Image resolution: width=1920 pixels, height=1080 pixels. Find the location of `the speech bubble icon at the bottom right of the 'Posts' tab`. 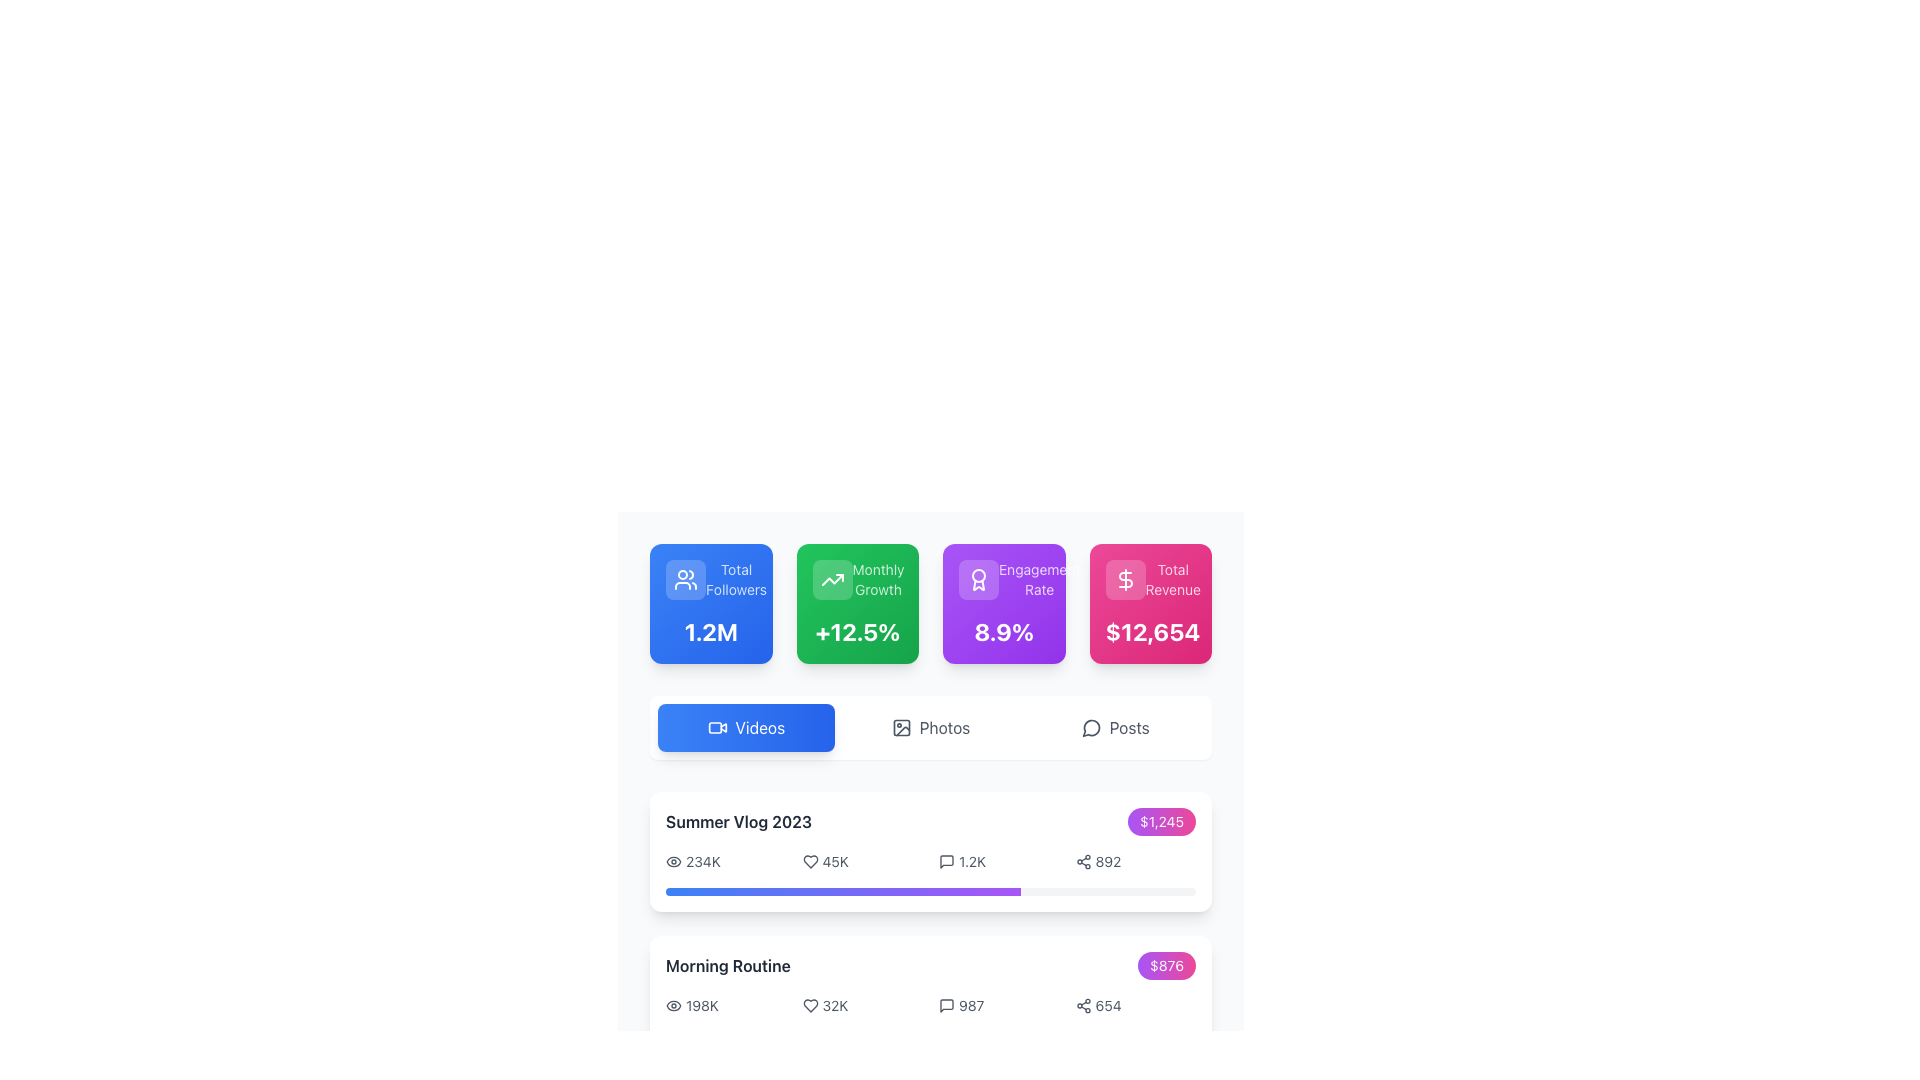

the speech bubble icon at the bottom right of the 'Posts' tab is located at coordinates (1090, 728).